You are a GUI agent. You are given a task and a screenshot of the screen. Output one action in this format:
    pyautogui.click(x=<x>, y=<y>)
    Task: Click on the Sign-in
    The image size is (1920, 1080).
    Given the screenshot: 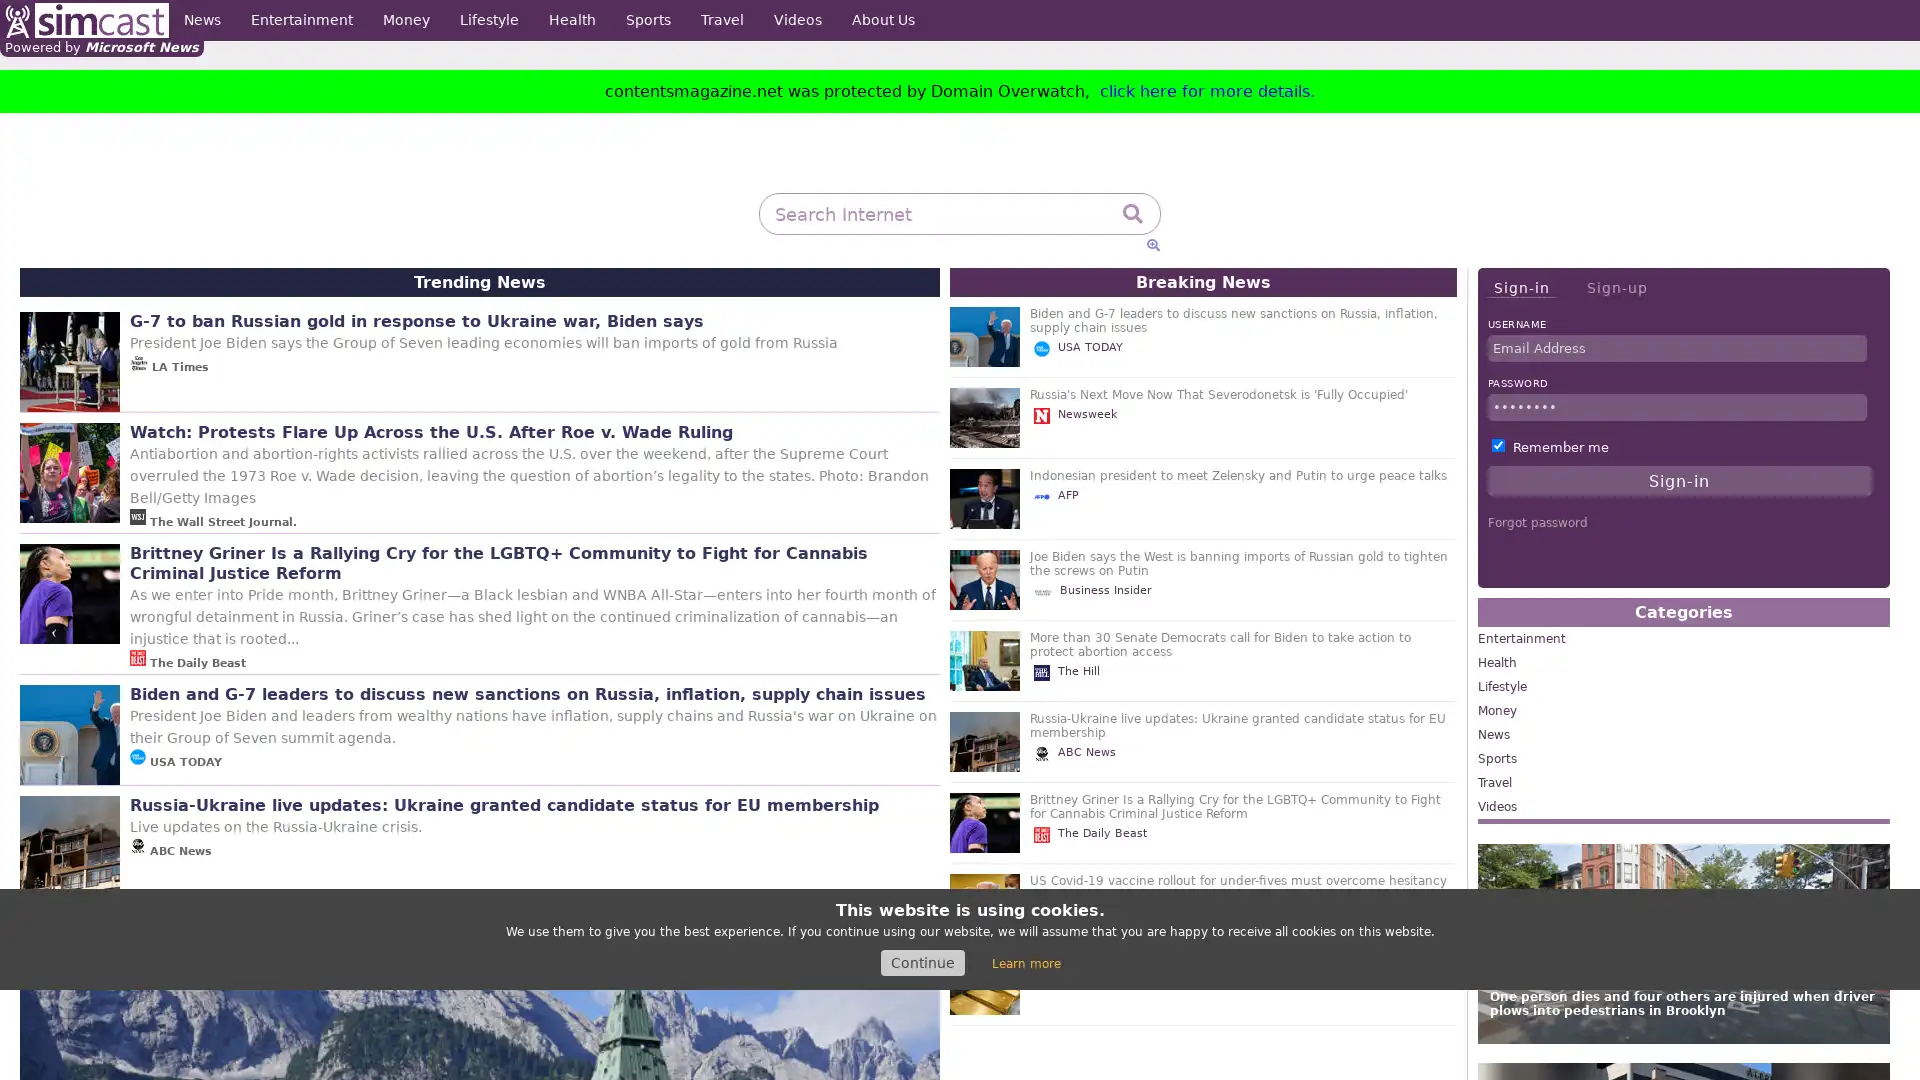 What is the action you would take?
    pyautogui.click(x=1520, y=288)
    